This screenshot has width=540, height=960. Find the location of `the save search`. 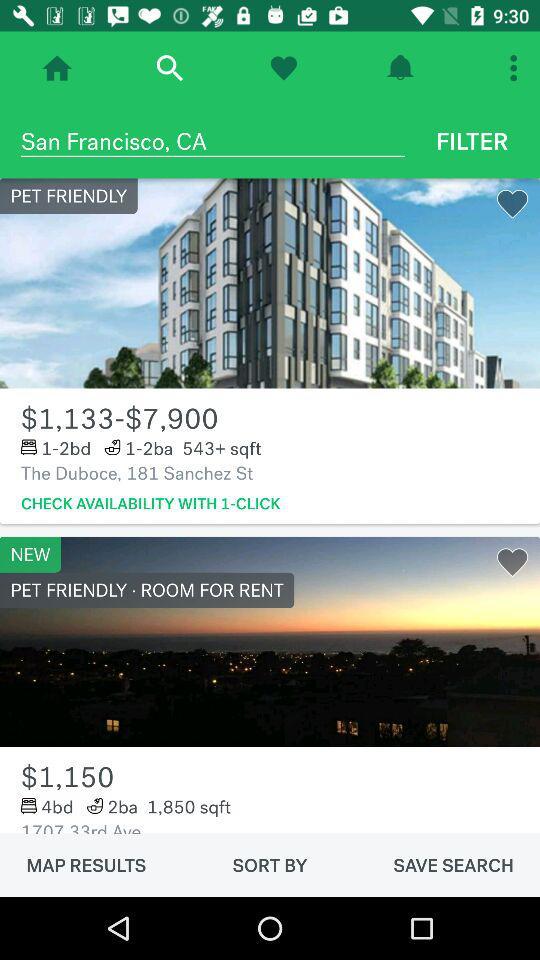

the save search is located at coordinates (453, 864).